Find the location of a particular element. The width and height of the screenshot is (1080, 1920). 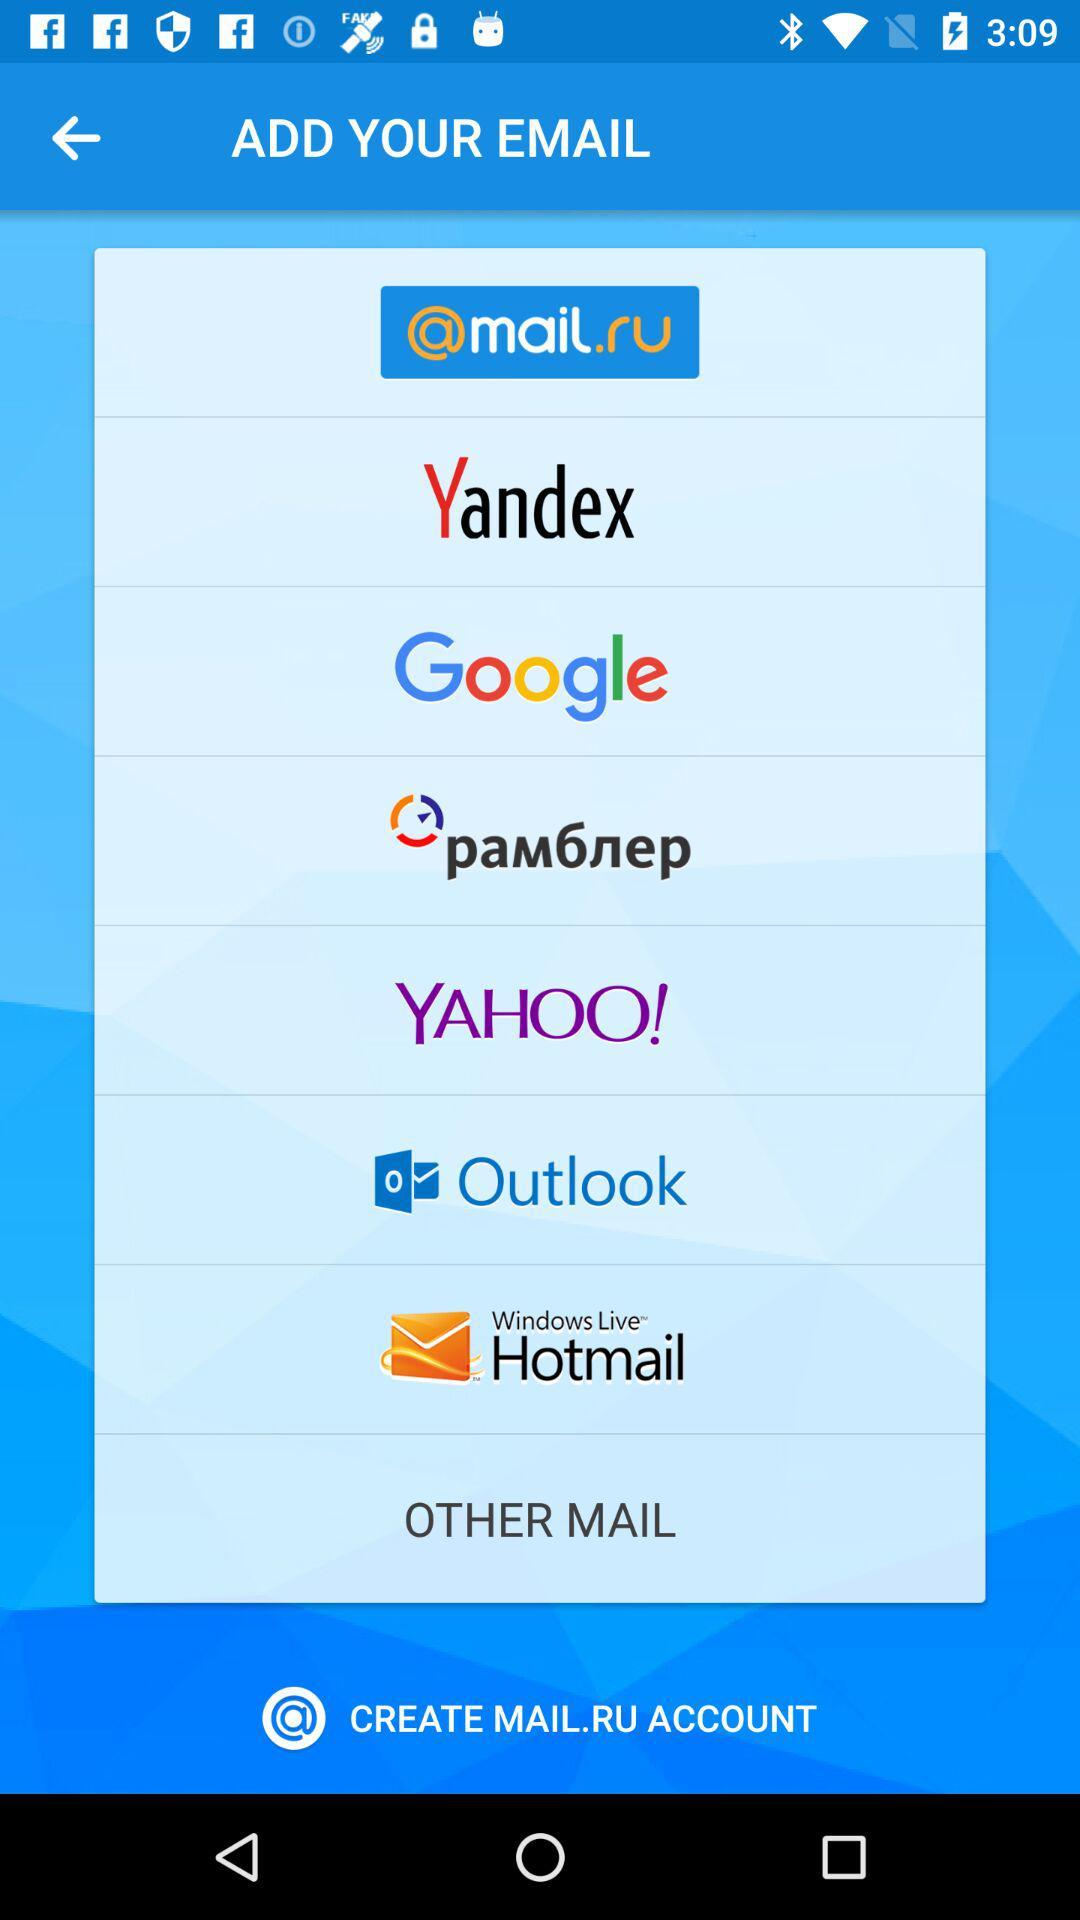

open gmail log in is located at coordinates (540, 671).